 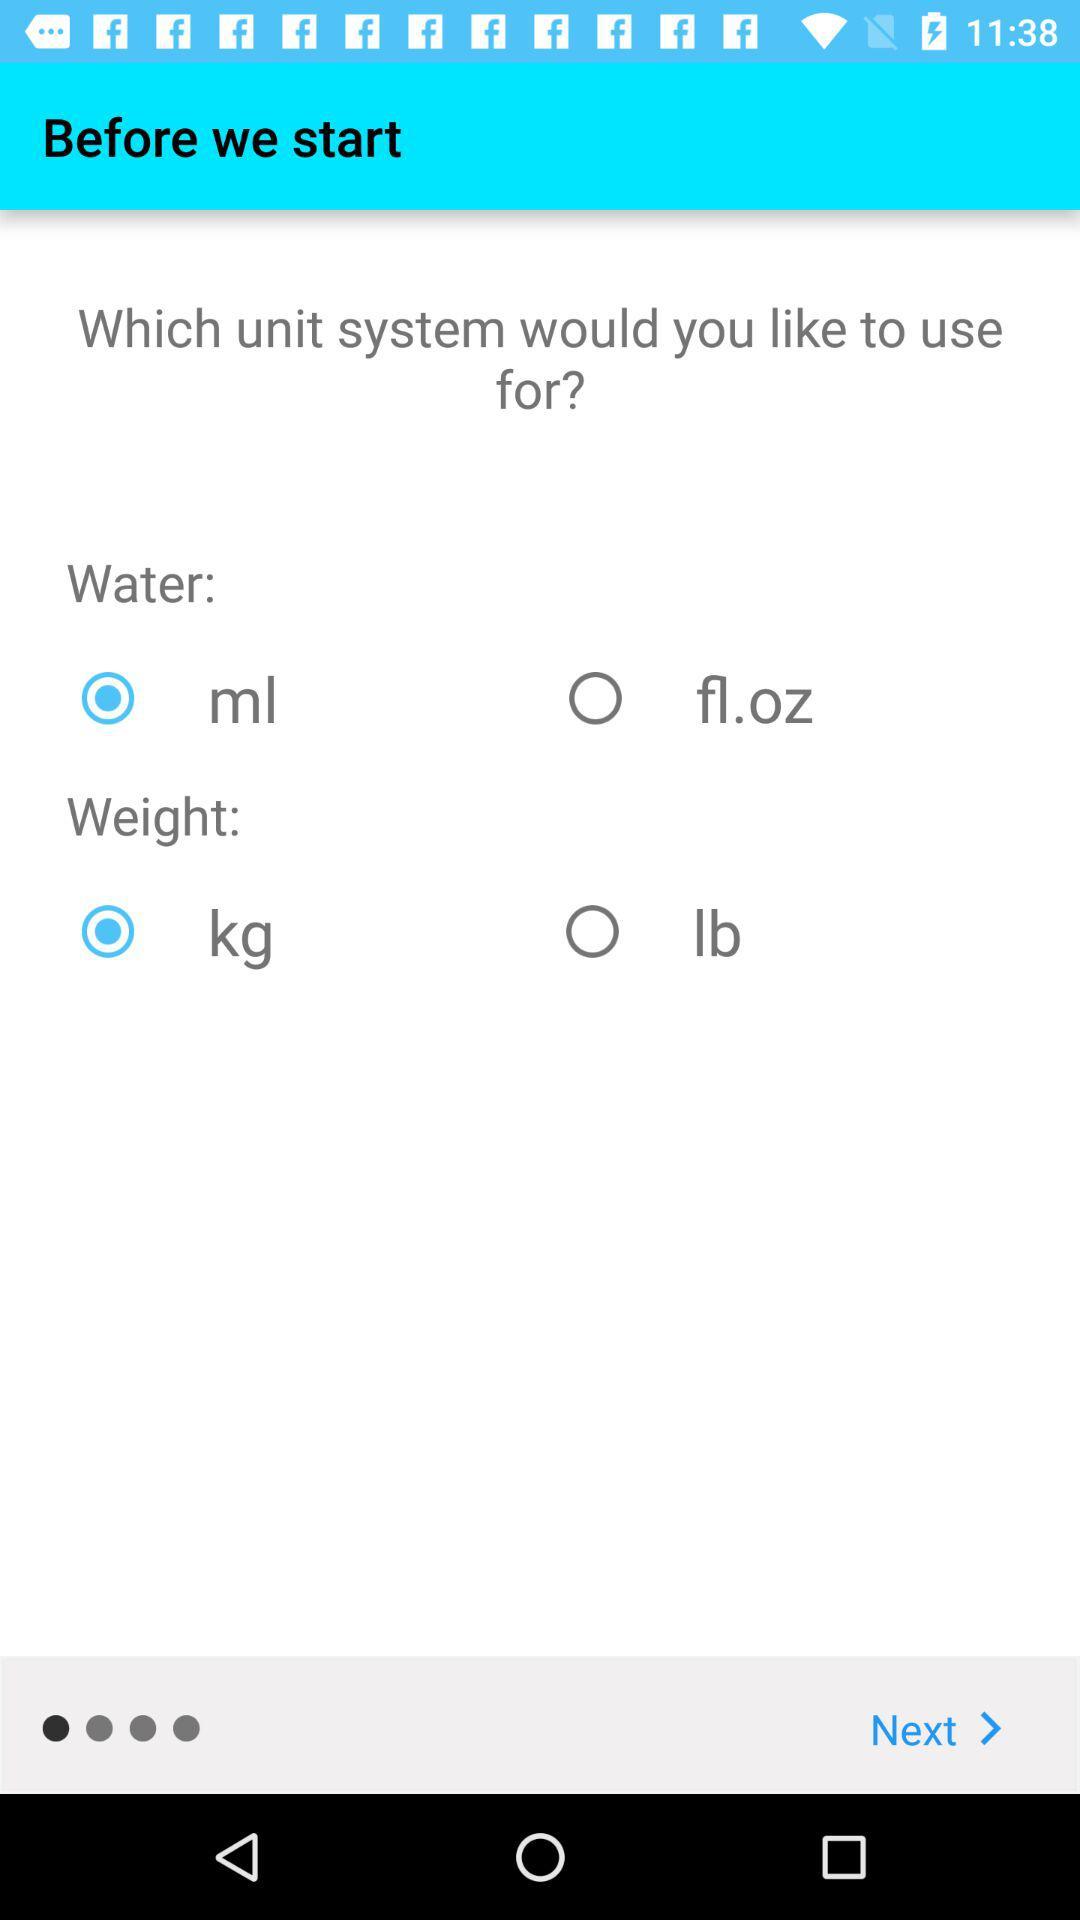 I want to click on the item next to the ml, so click(x=782, y=698).